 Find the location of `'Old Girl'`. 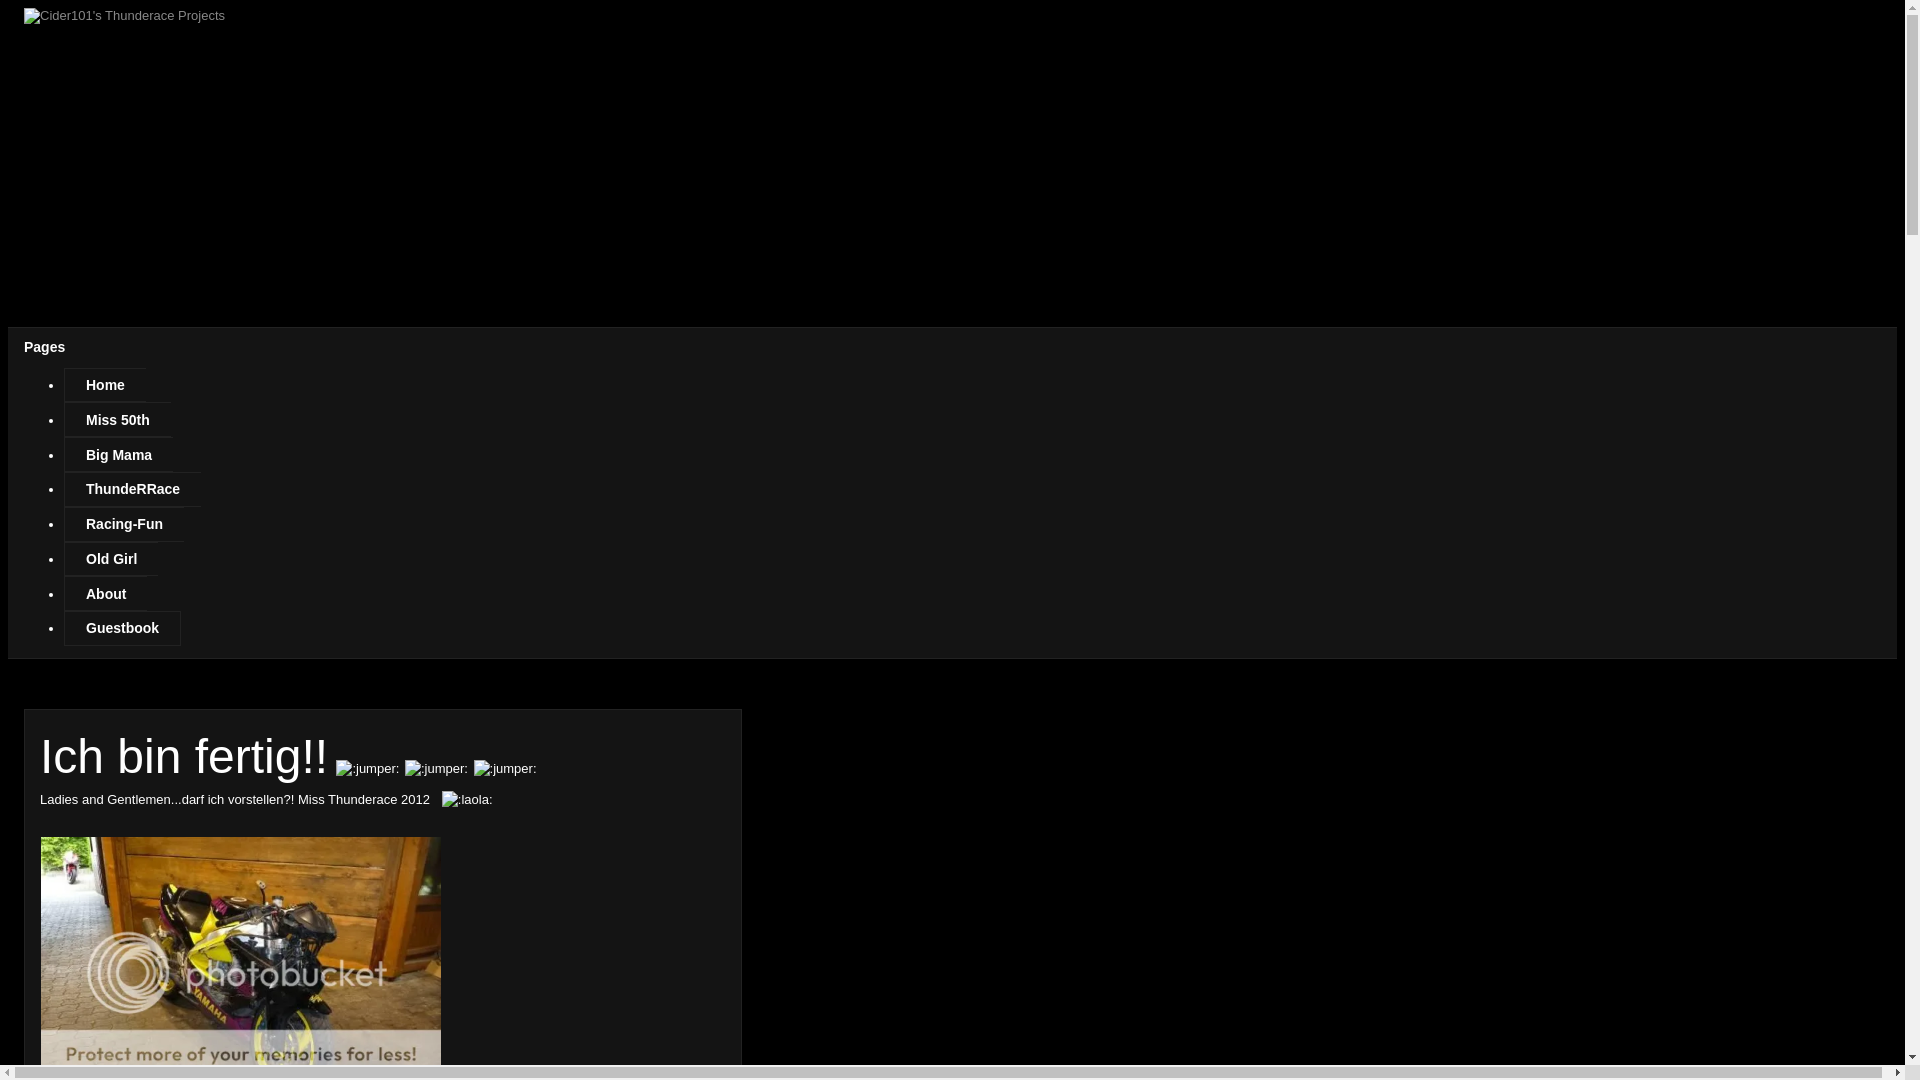

'Old Girl' is located at coordinates (109, 559).